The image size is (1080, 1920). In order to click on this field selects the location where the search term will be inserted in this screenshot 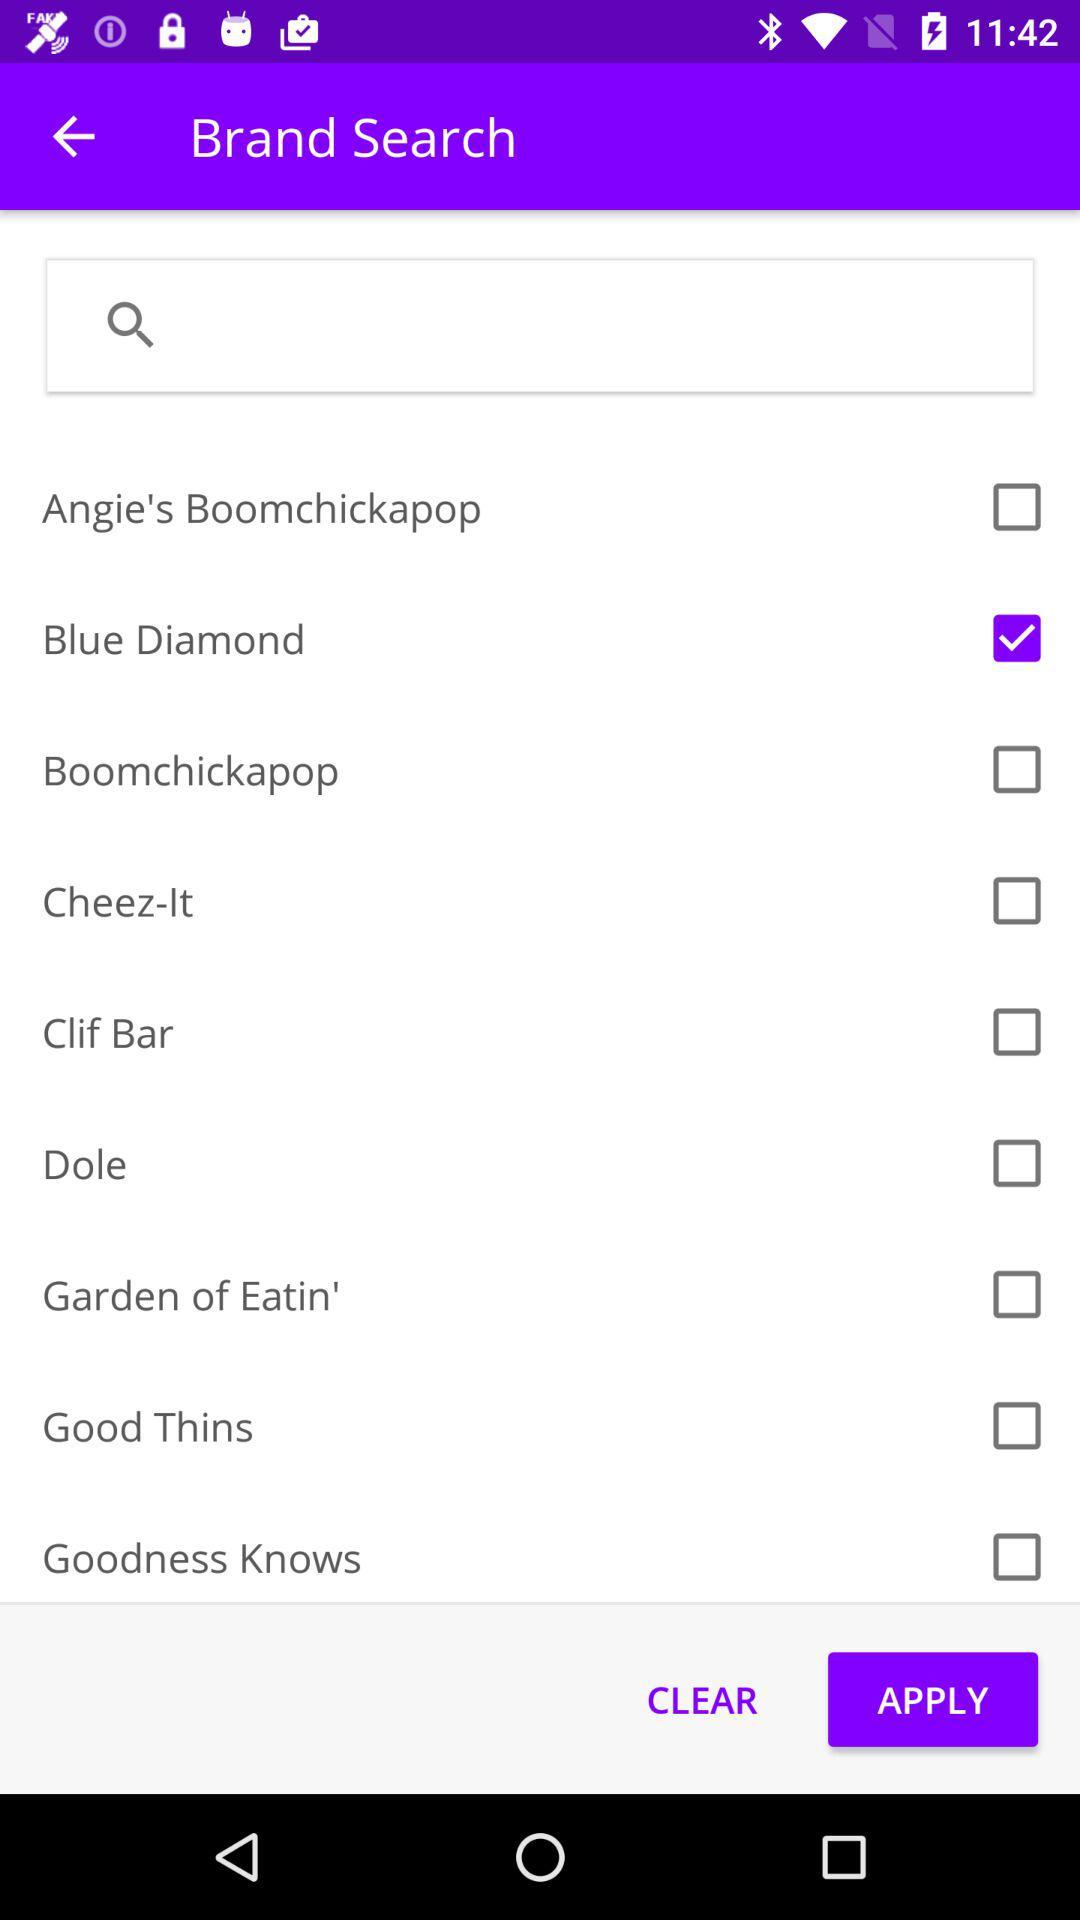, I will do `click(591, 325)`.